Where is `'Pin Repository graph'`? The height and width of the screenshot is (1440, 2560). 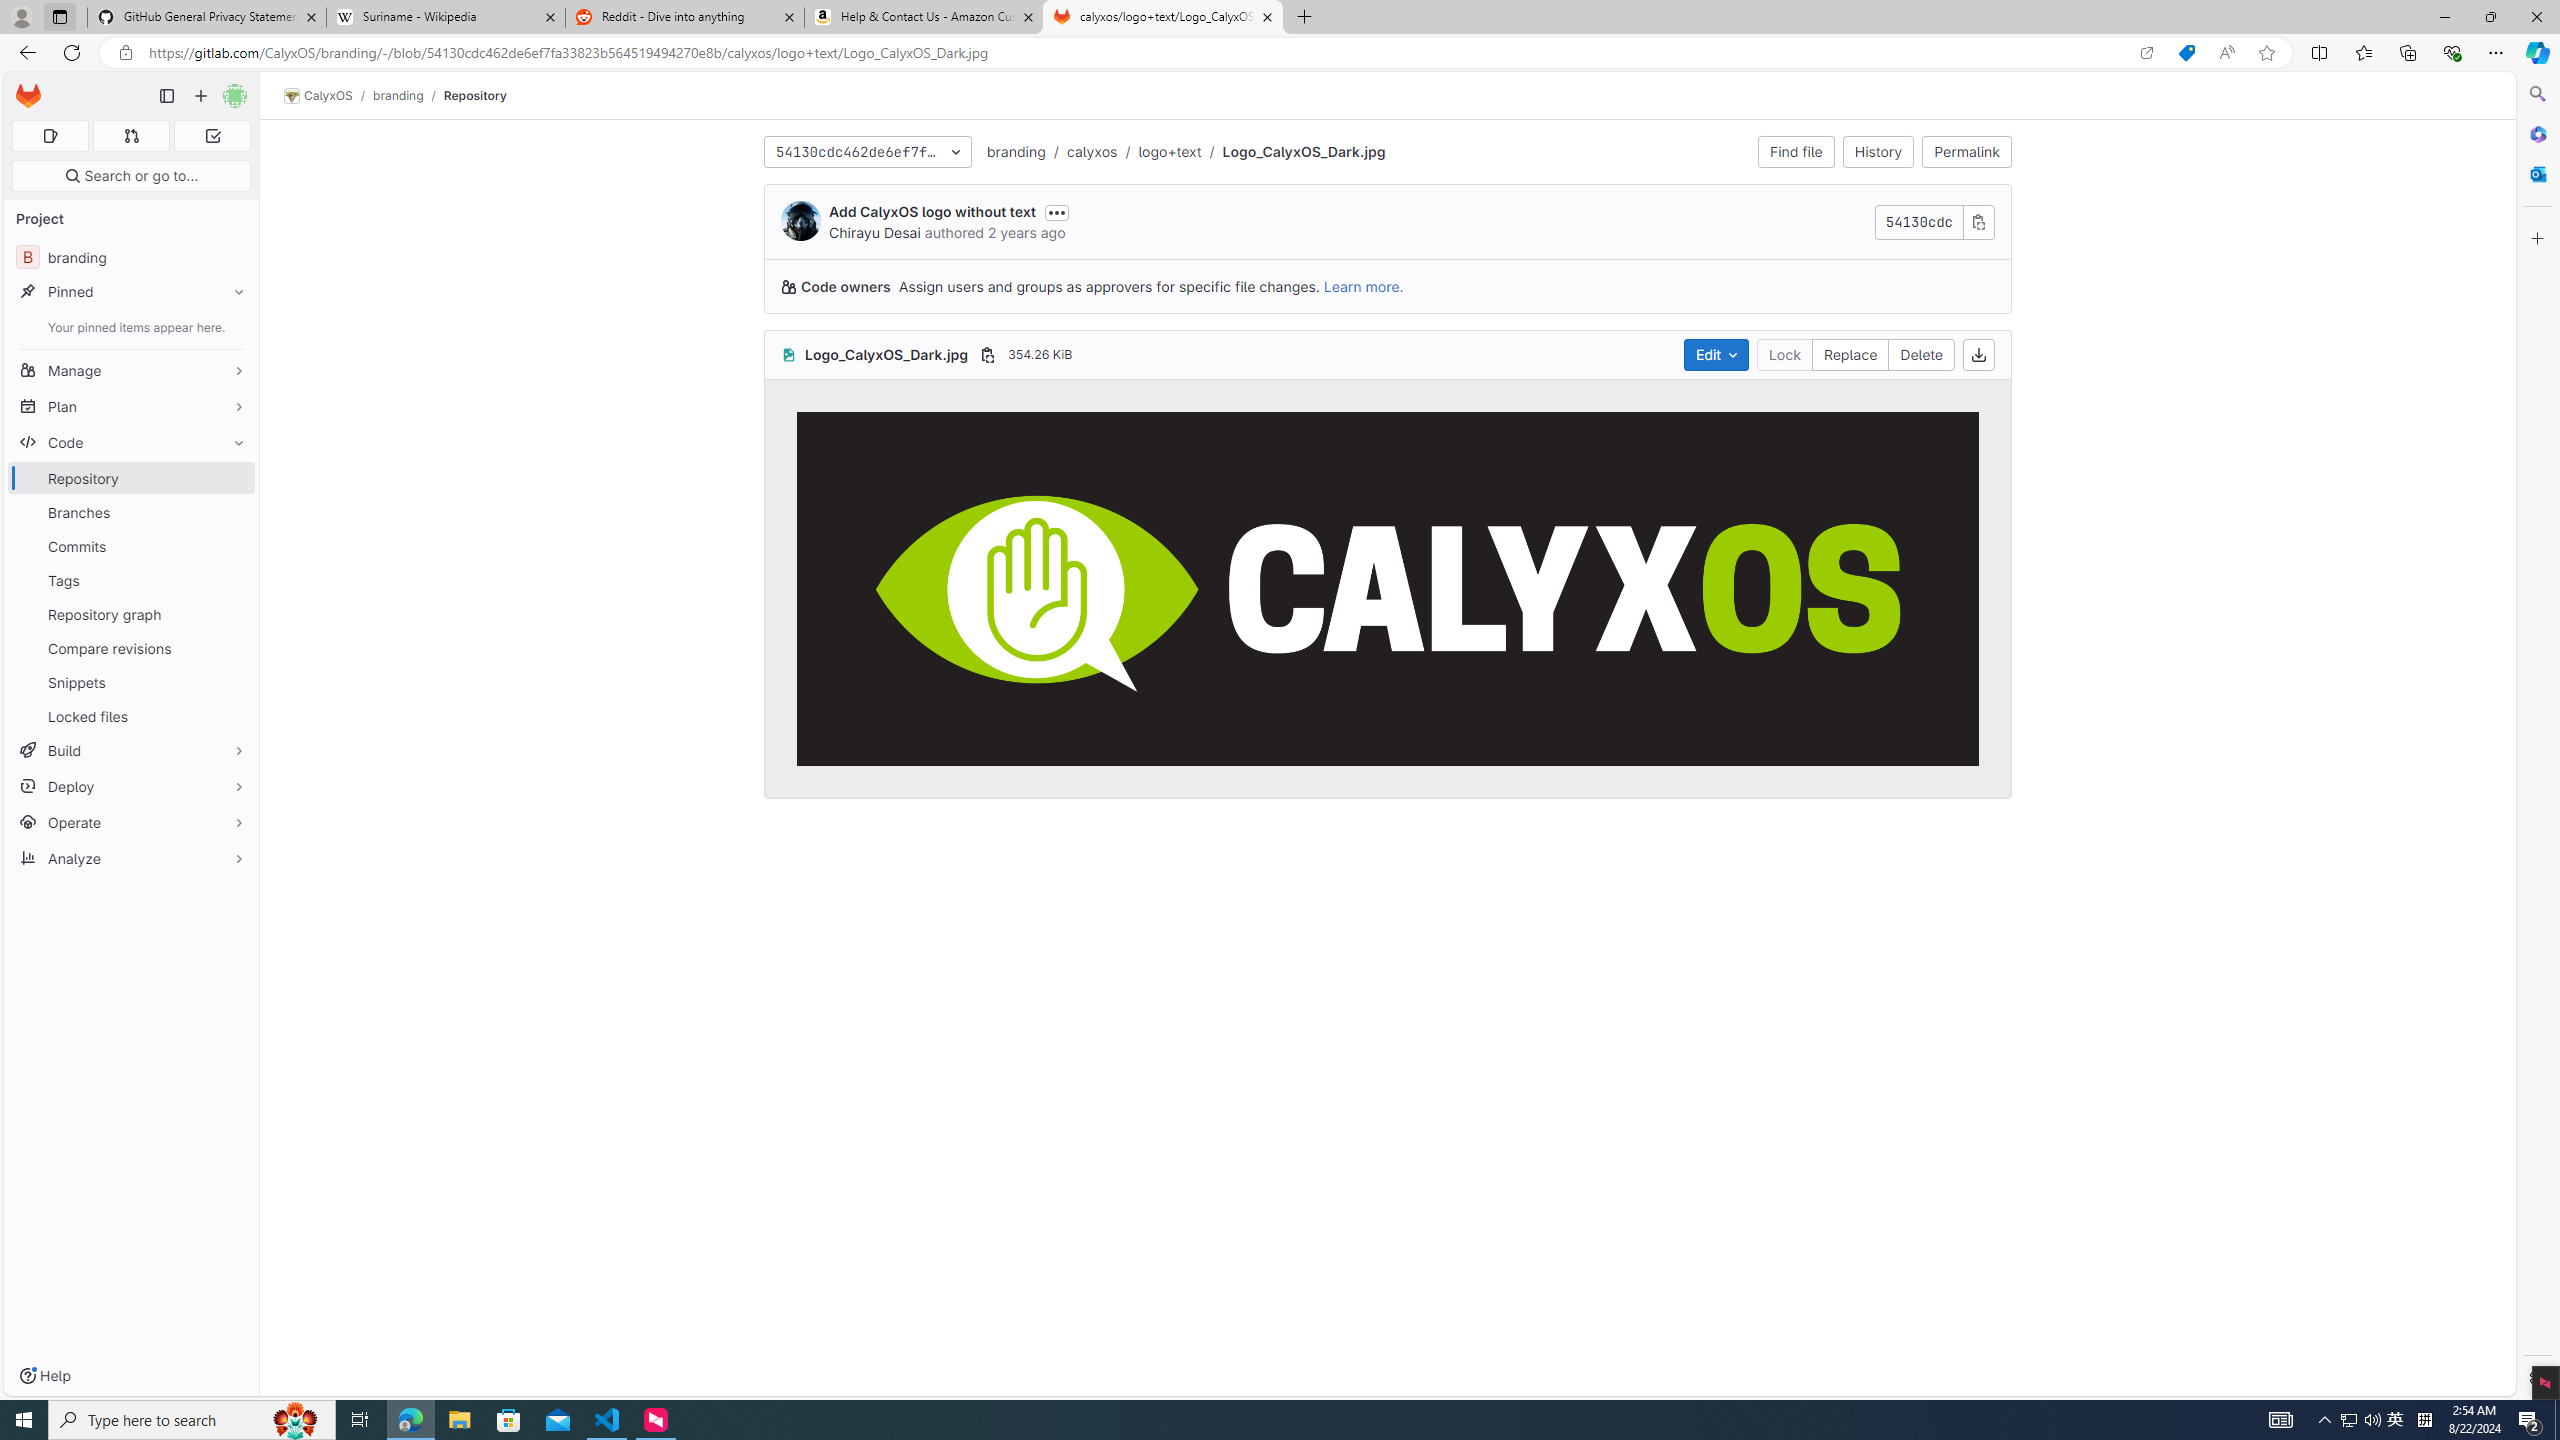
'Pin Repository graph' is located at coordinates (233, 613).